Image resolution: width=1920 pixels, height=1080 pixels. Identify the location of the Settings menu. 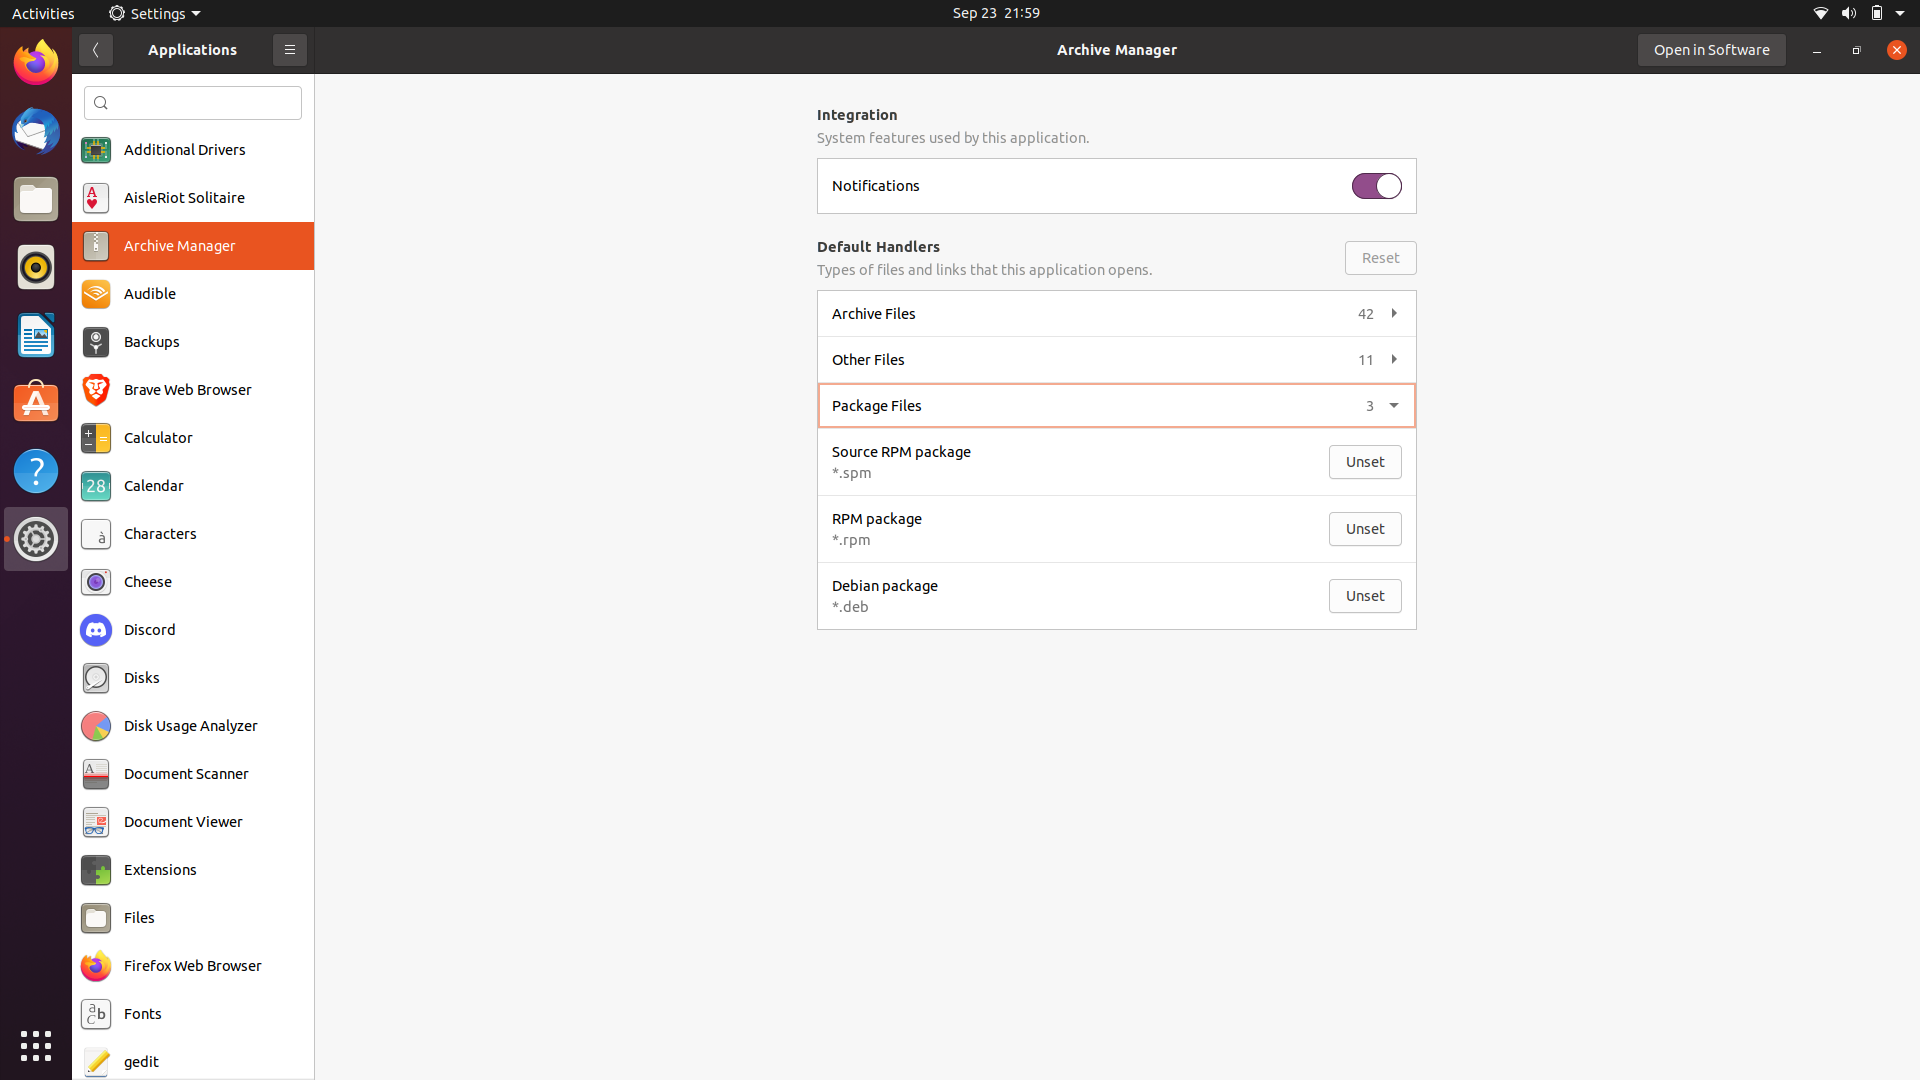
(152, 16).